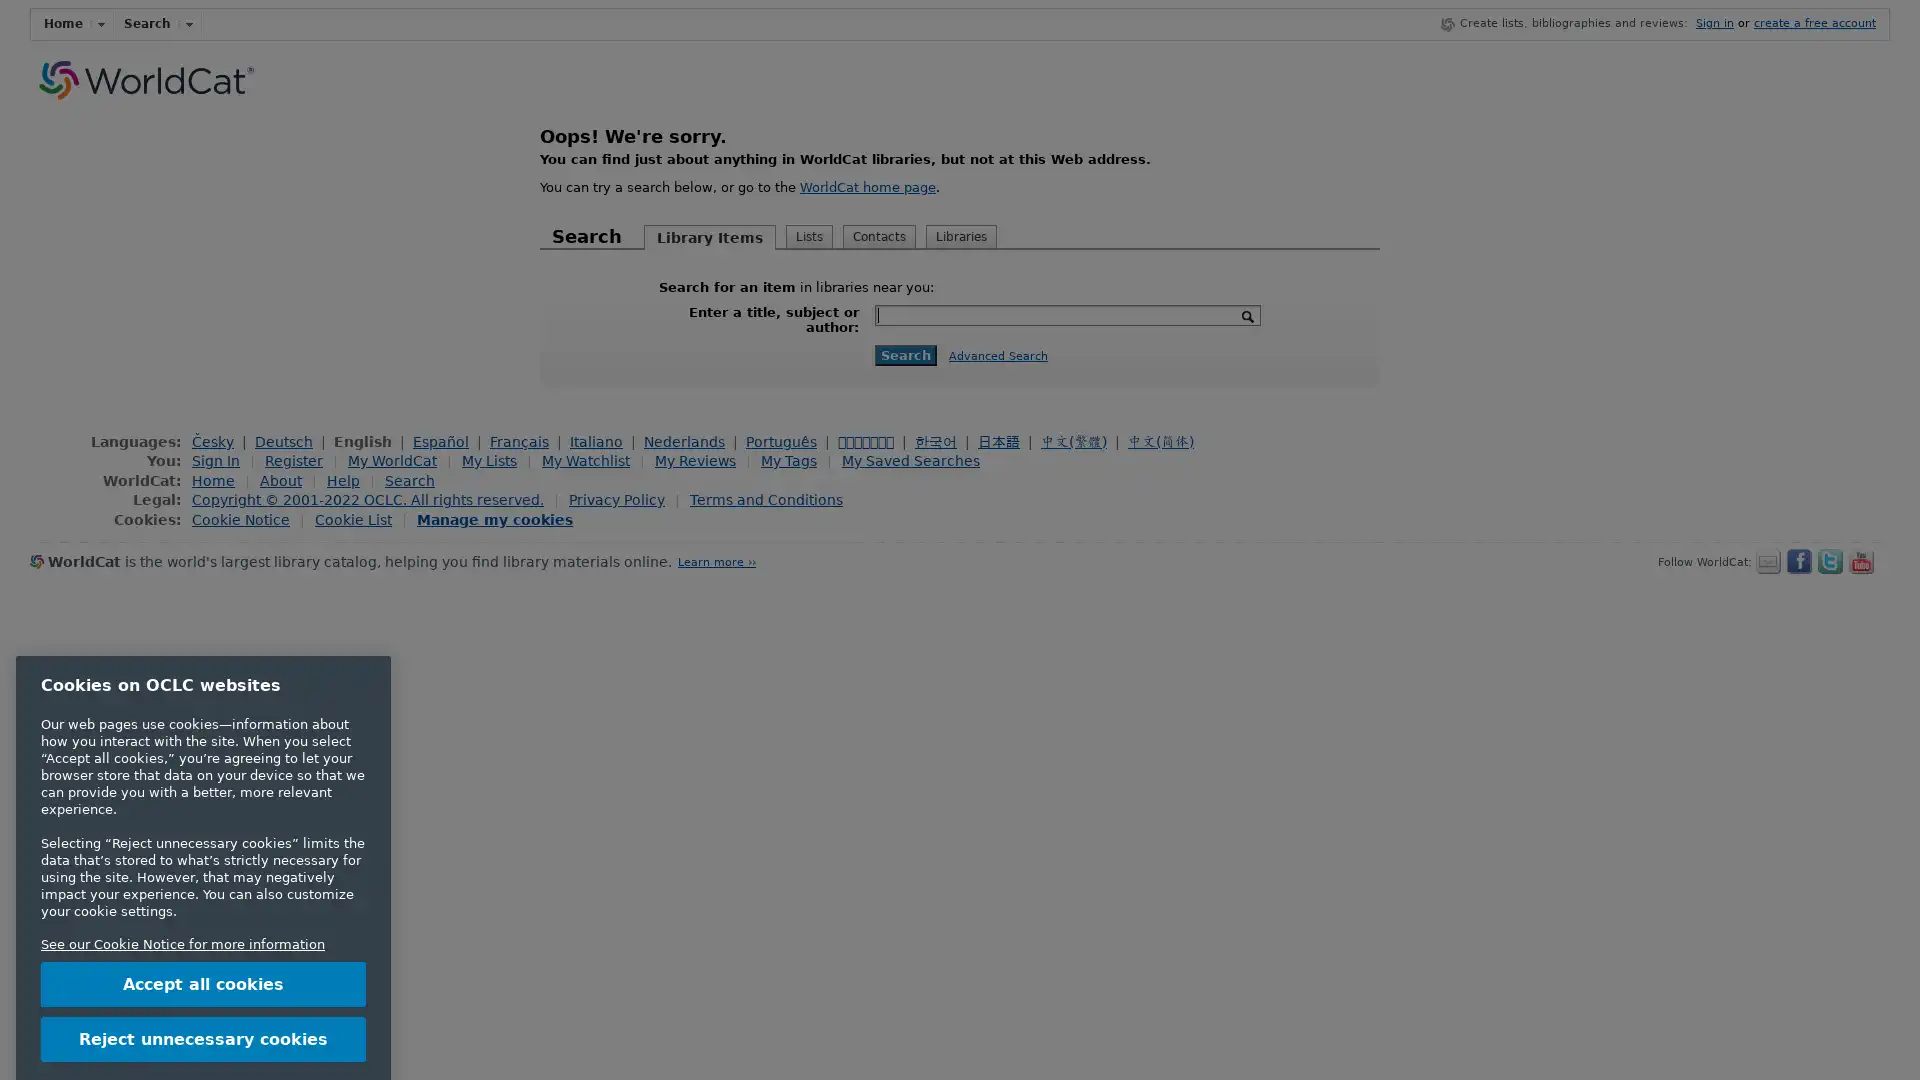 This screenshot has height=1080, width=1920. Describe the element at coordinates (905, 353) in the screenshot. I see `Search` at that location.